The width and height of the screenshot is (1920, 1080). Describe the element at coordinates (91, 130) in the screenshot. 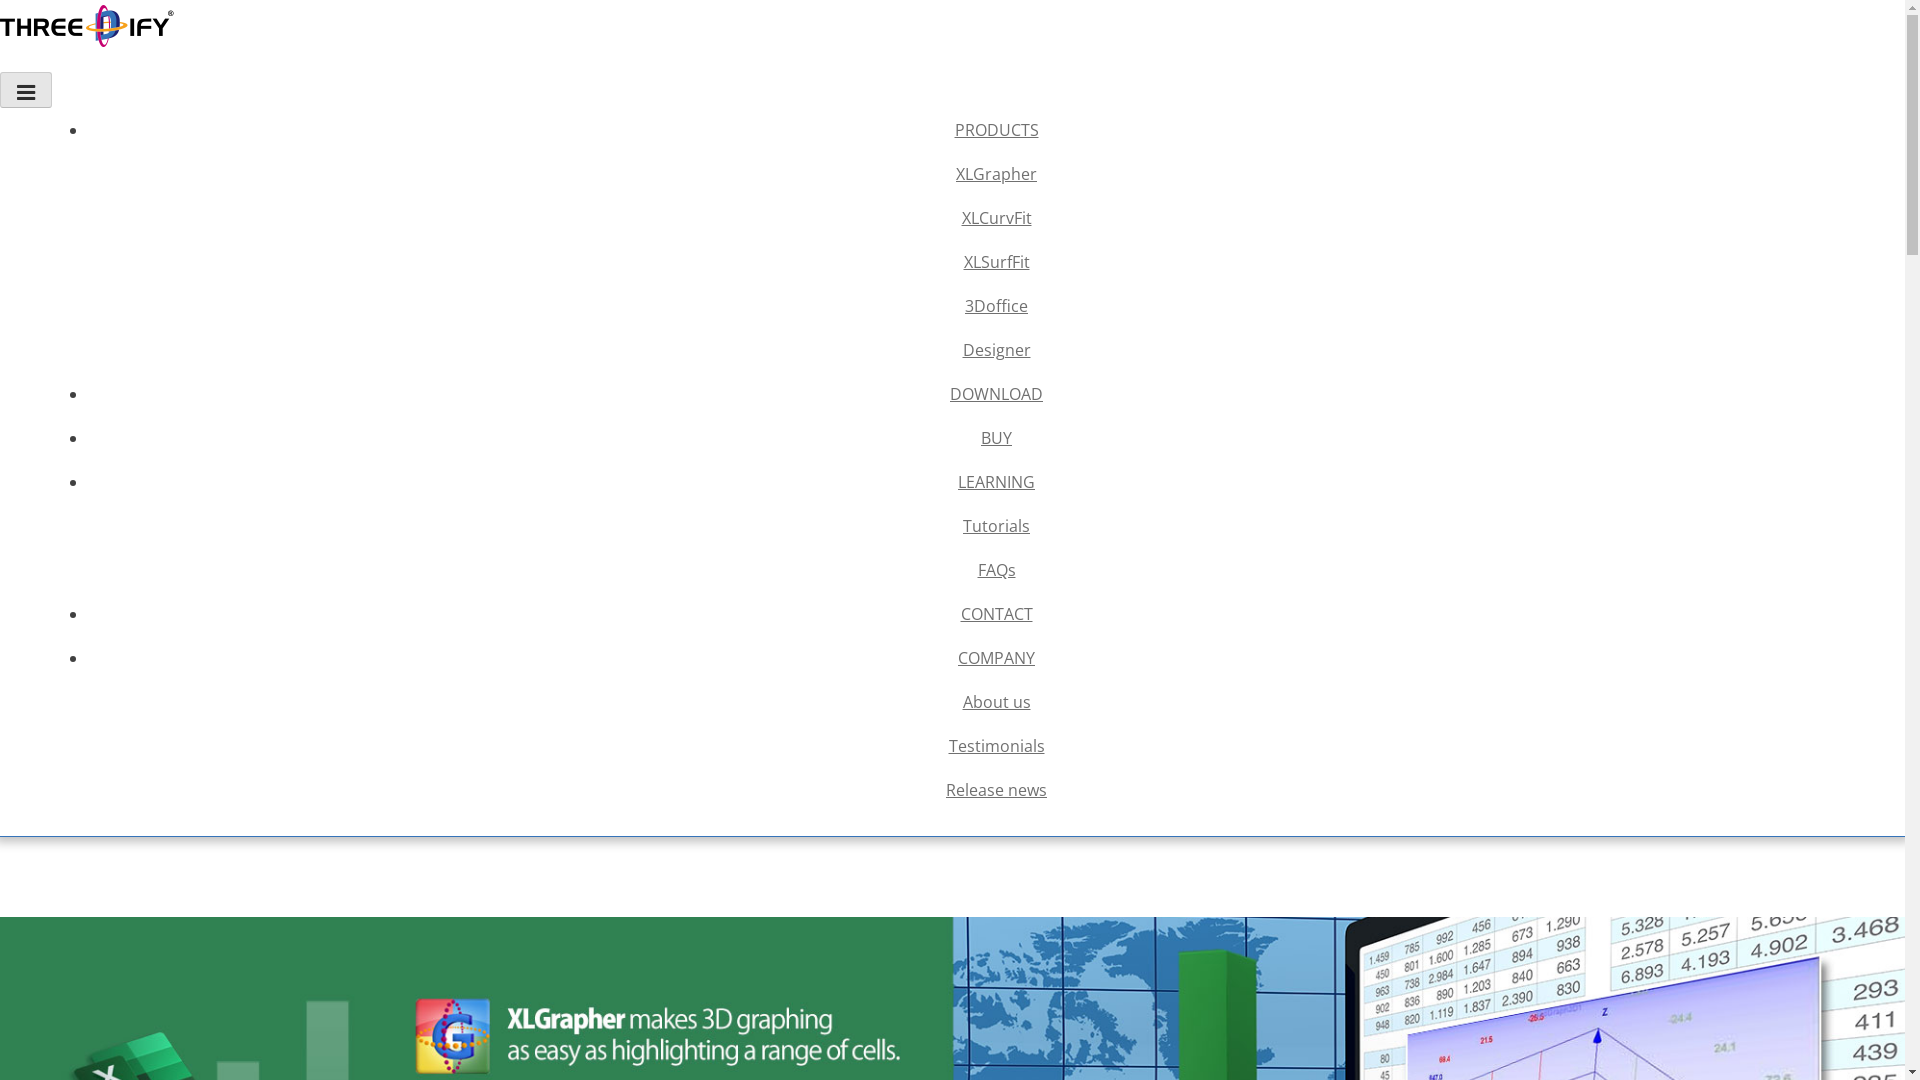

I see `'PRODUCTS'` at that location.